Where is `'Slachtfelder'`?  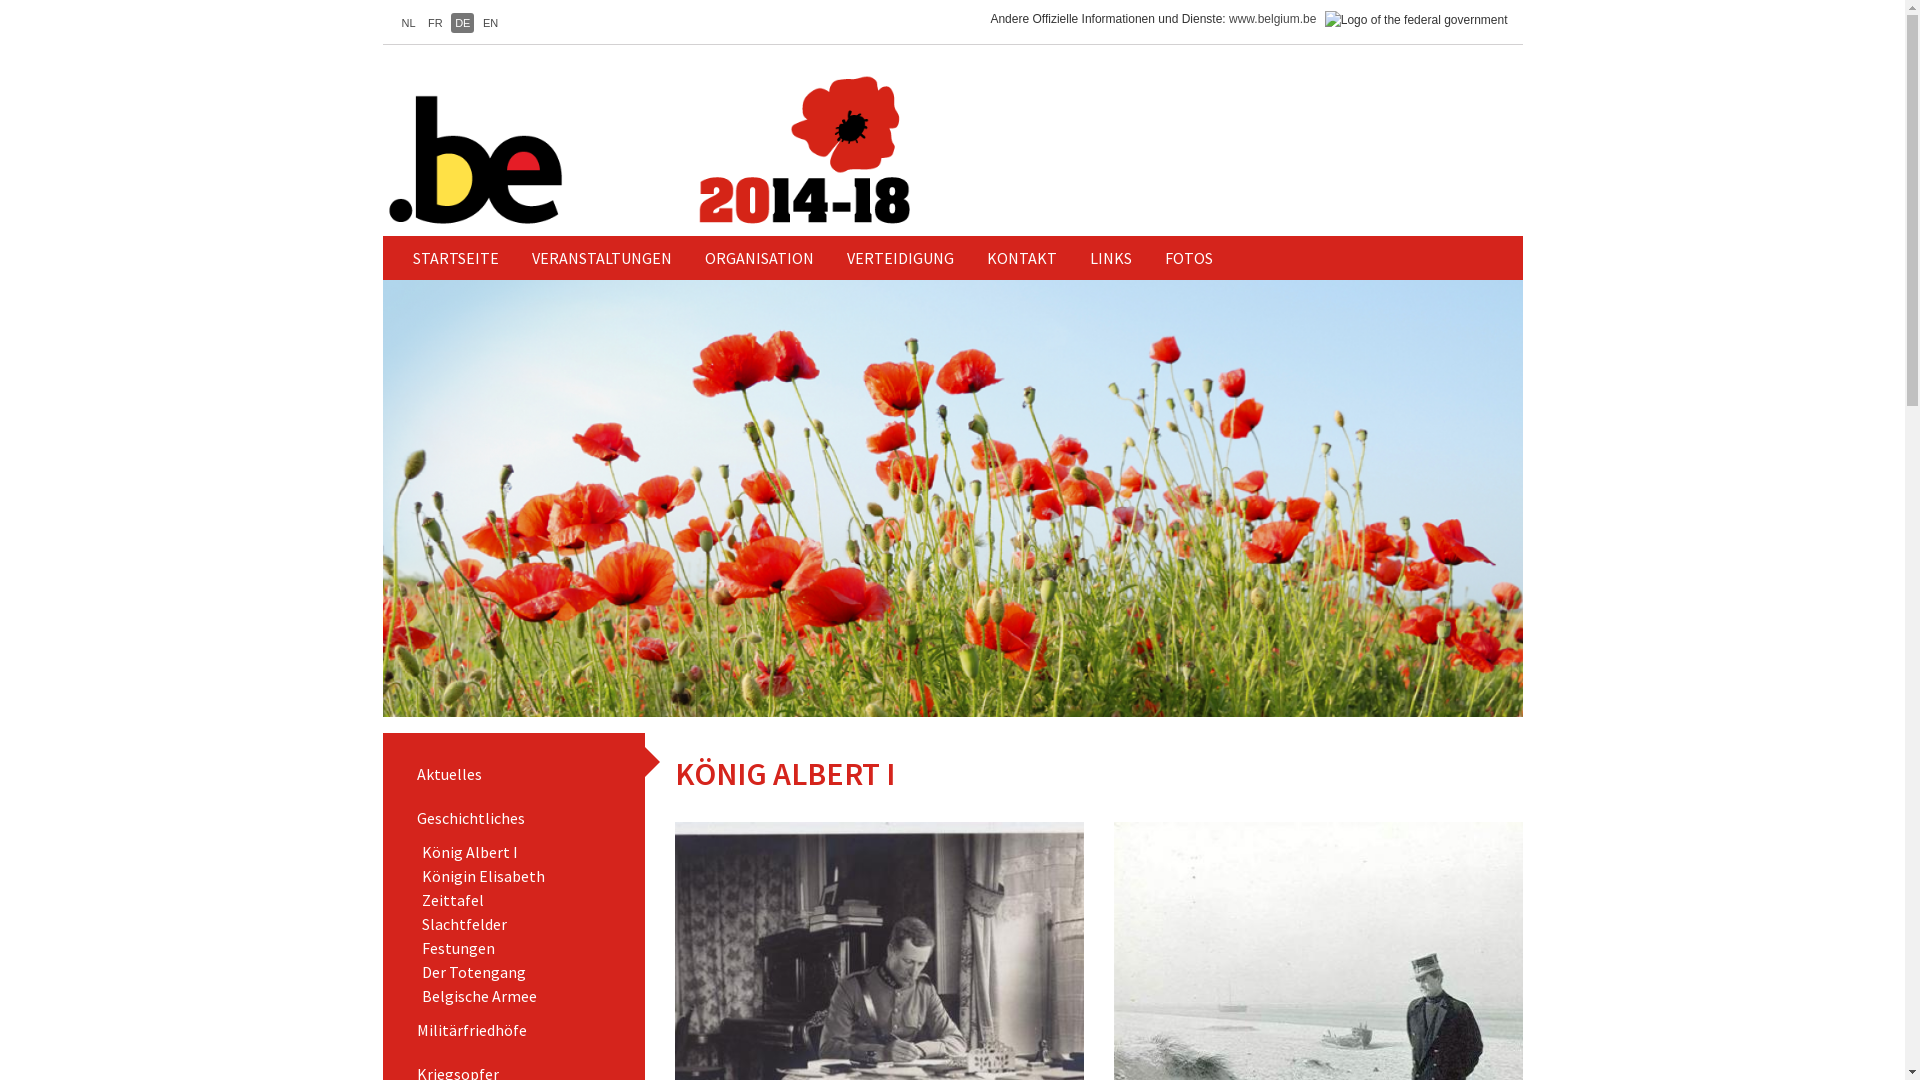
'Slachtfelder' is located at coordinates (463, 924).